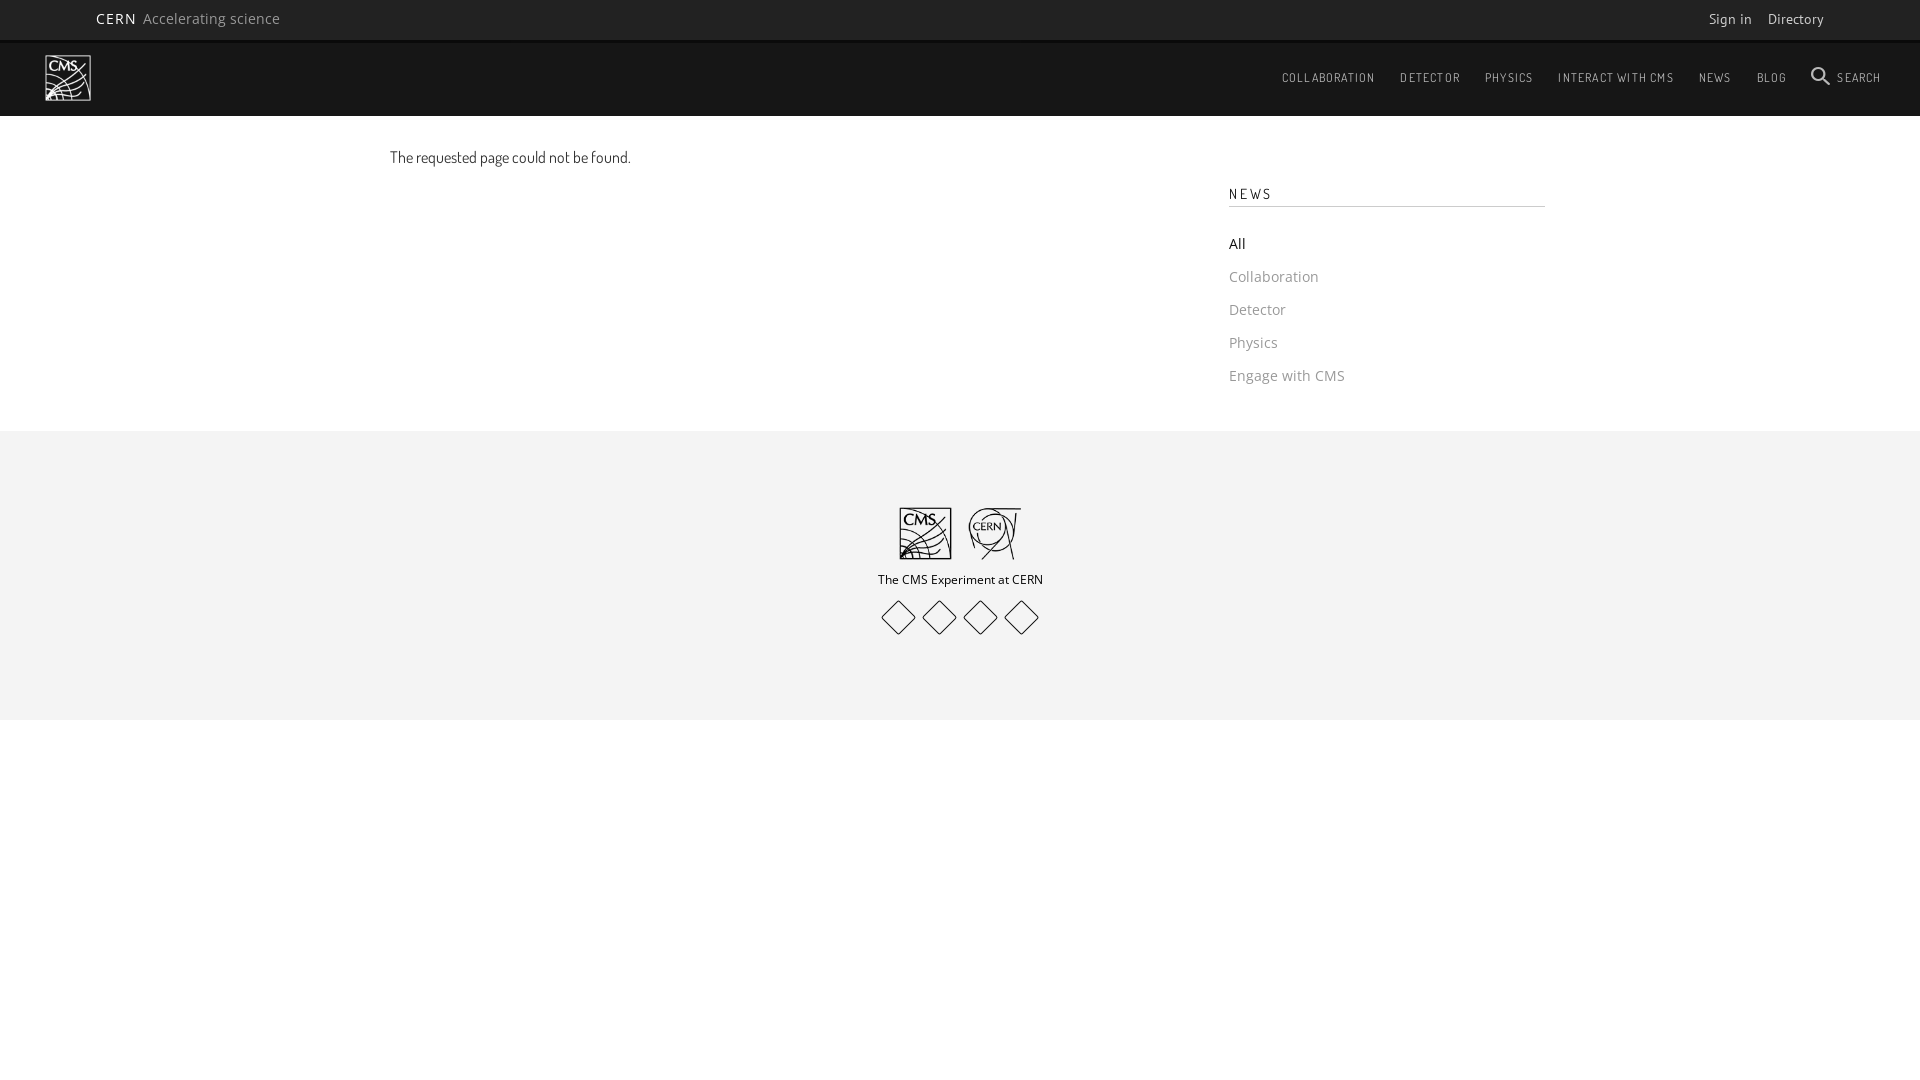 The image size is (1920, 1080). Describe the element at coordinates (1281, 76) in the screenshot. I see `'COLLABORATION'` at that location.